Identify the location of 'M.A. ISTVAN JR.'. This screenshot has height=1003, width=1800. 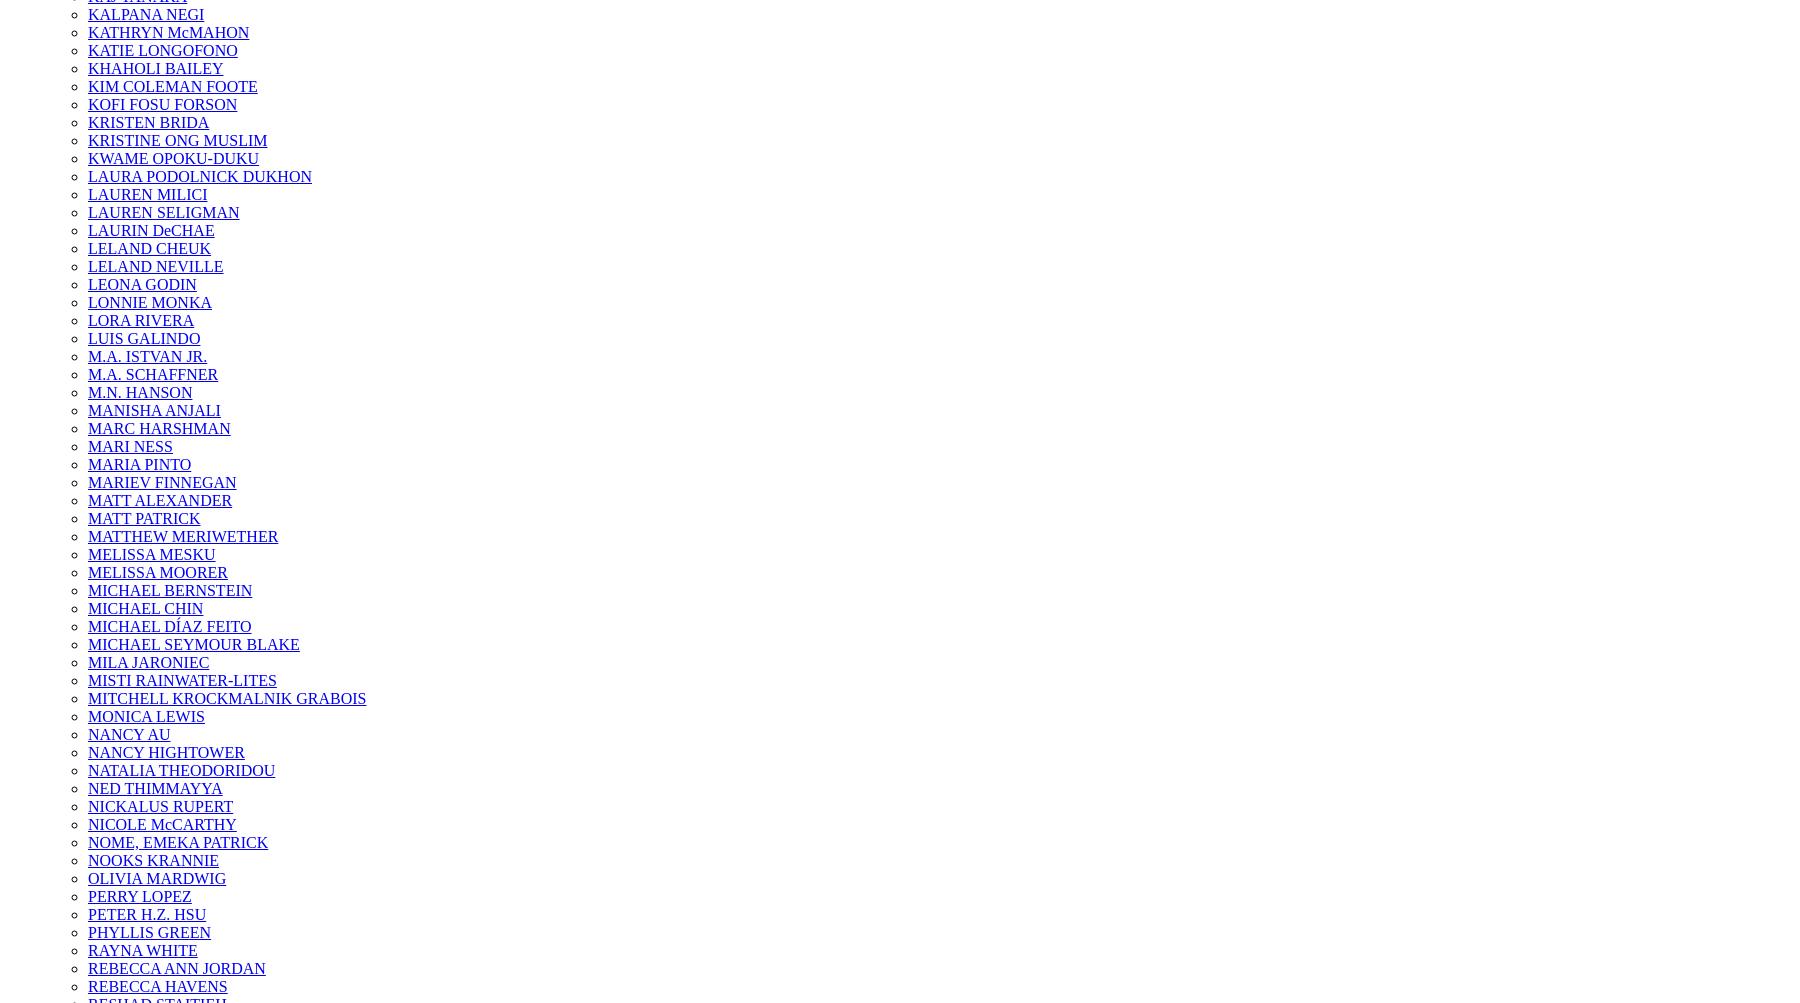
(147, 355).